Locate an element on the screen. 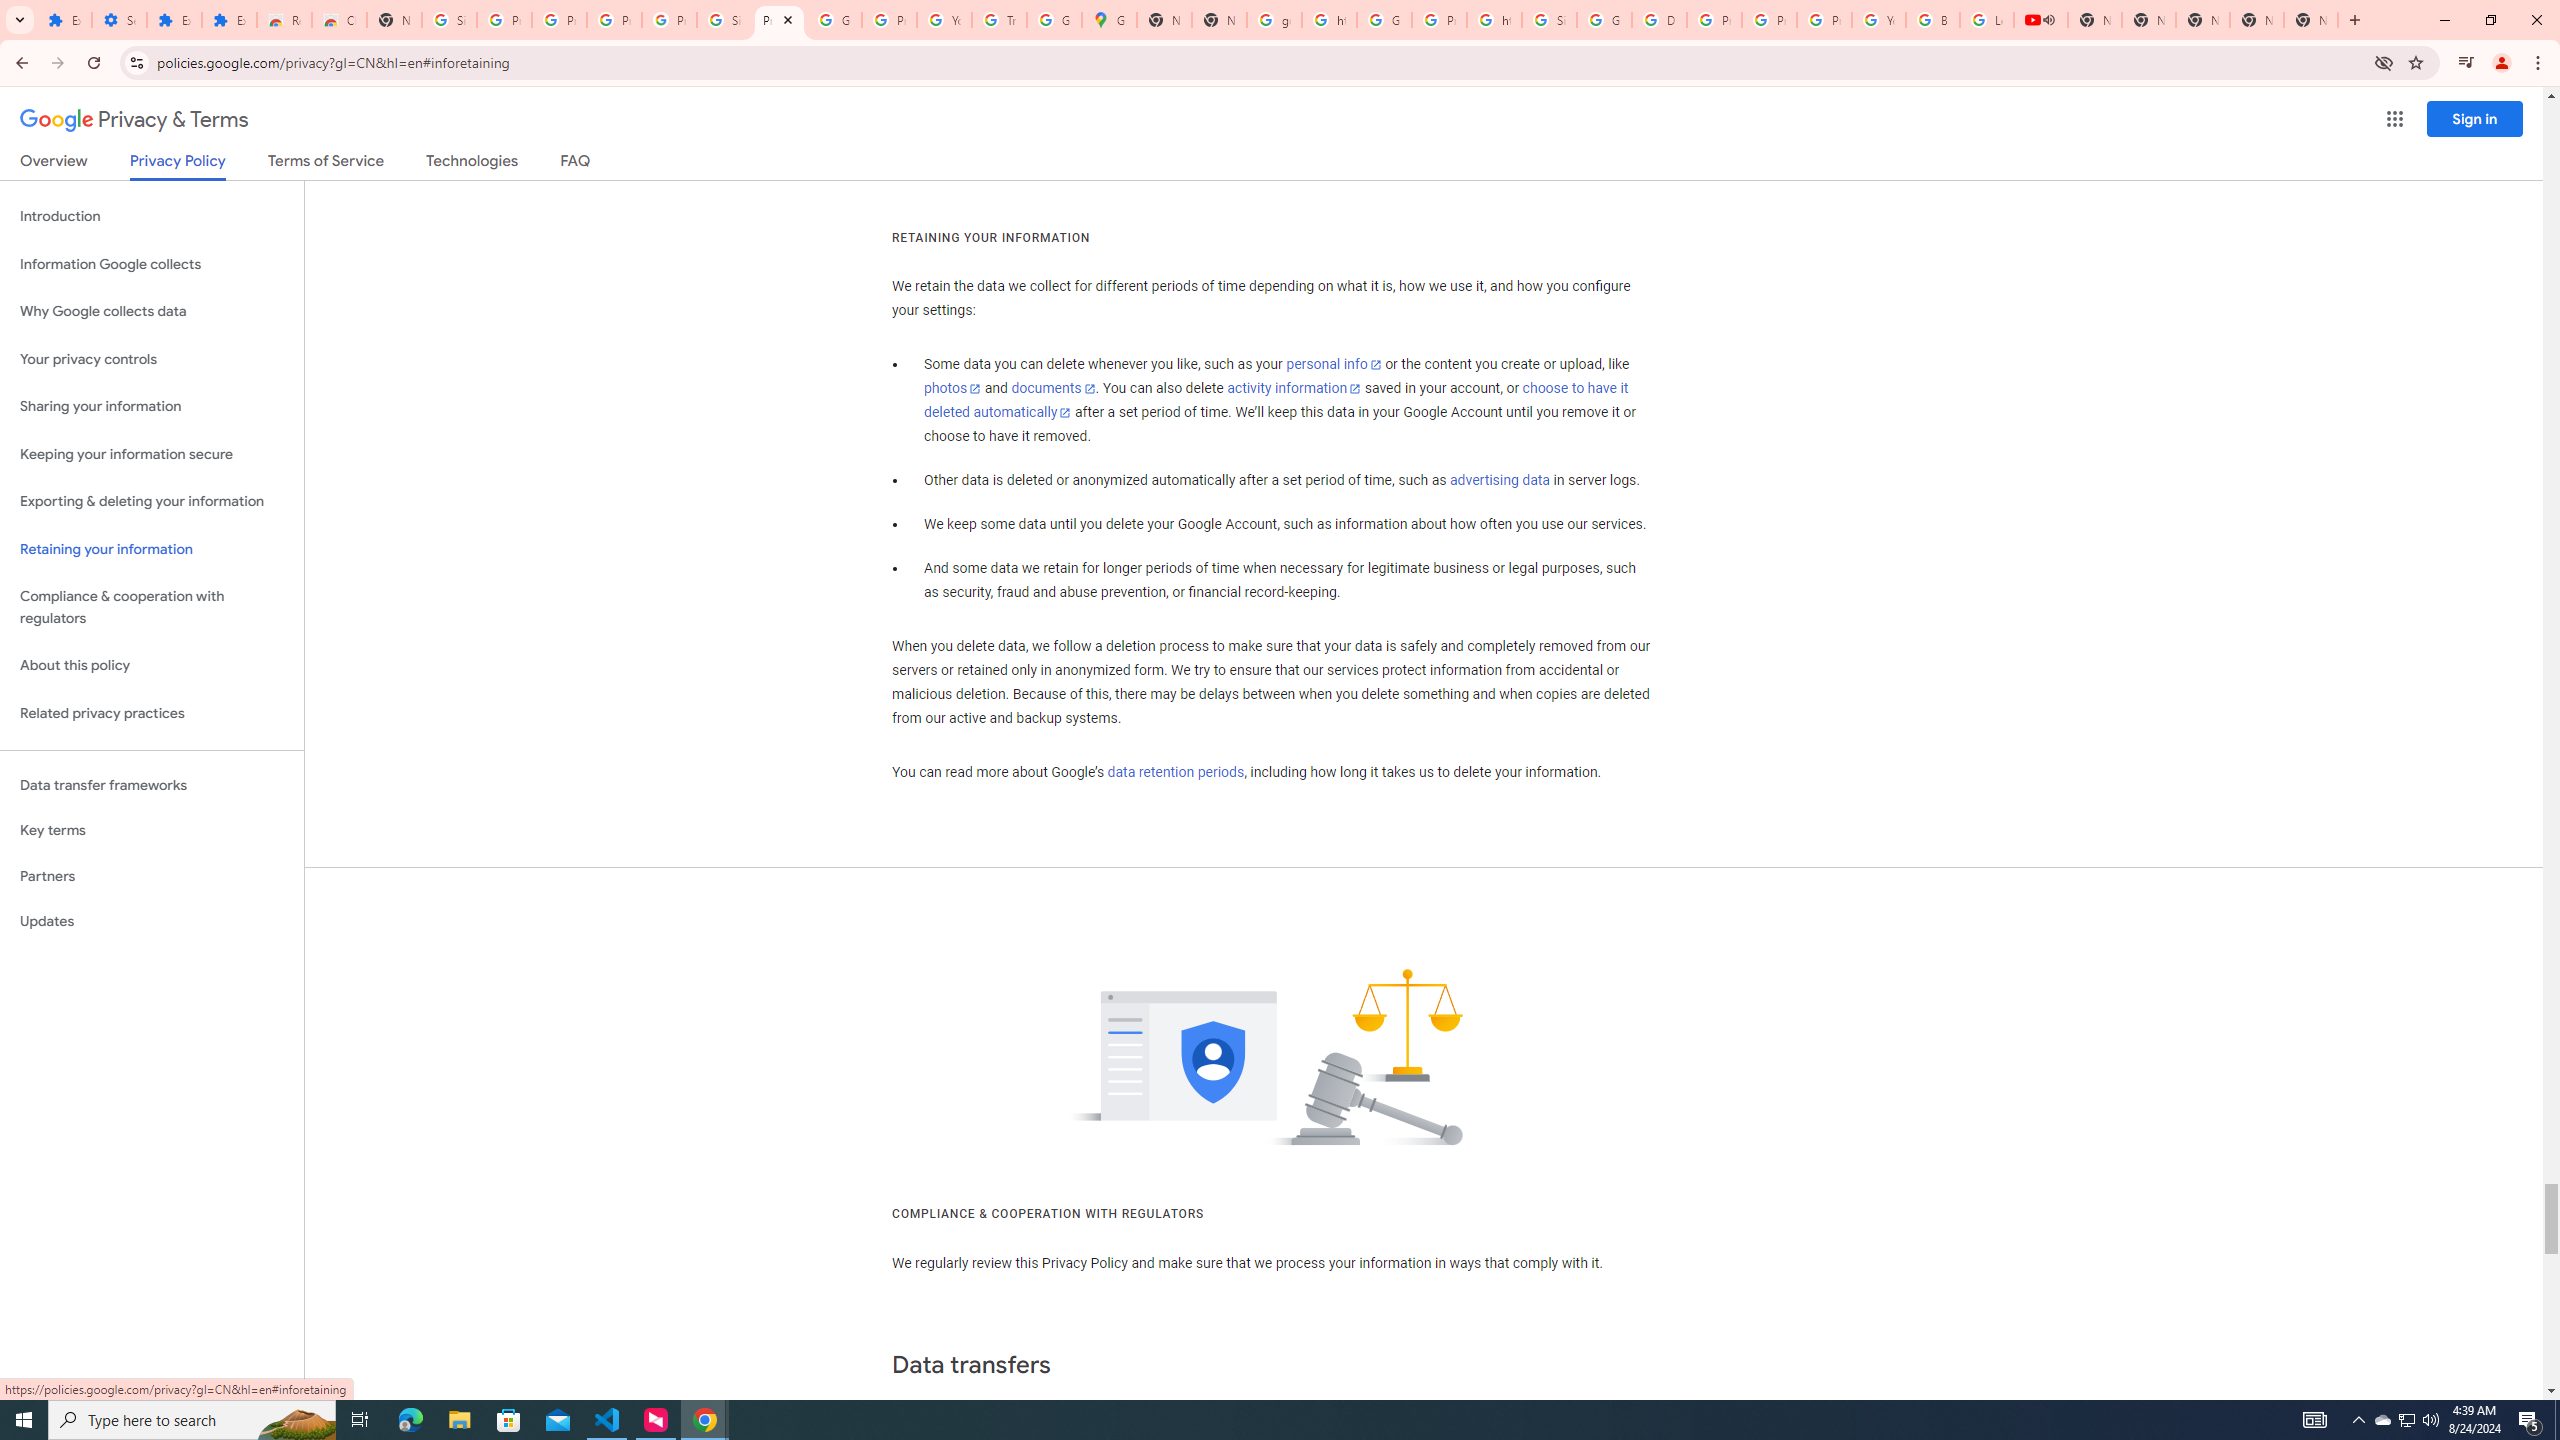 The height and width of the screenshot is (1440, 2560). 'Related privacy practices' is located at coordinates (151, 712).